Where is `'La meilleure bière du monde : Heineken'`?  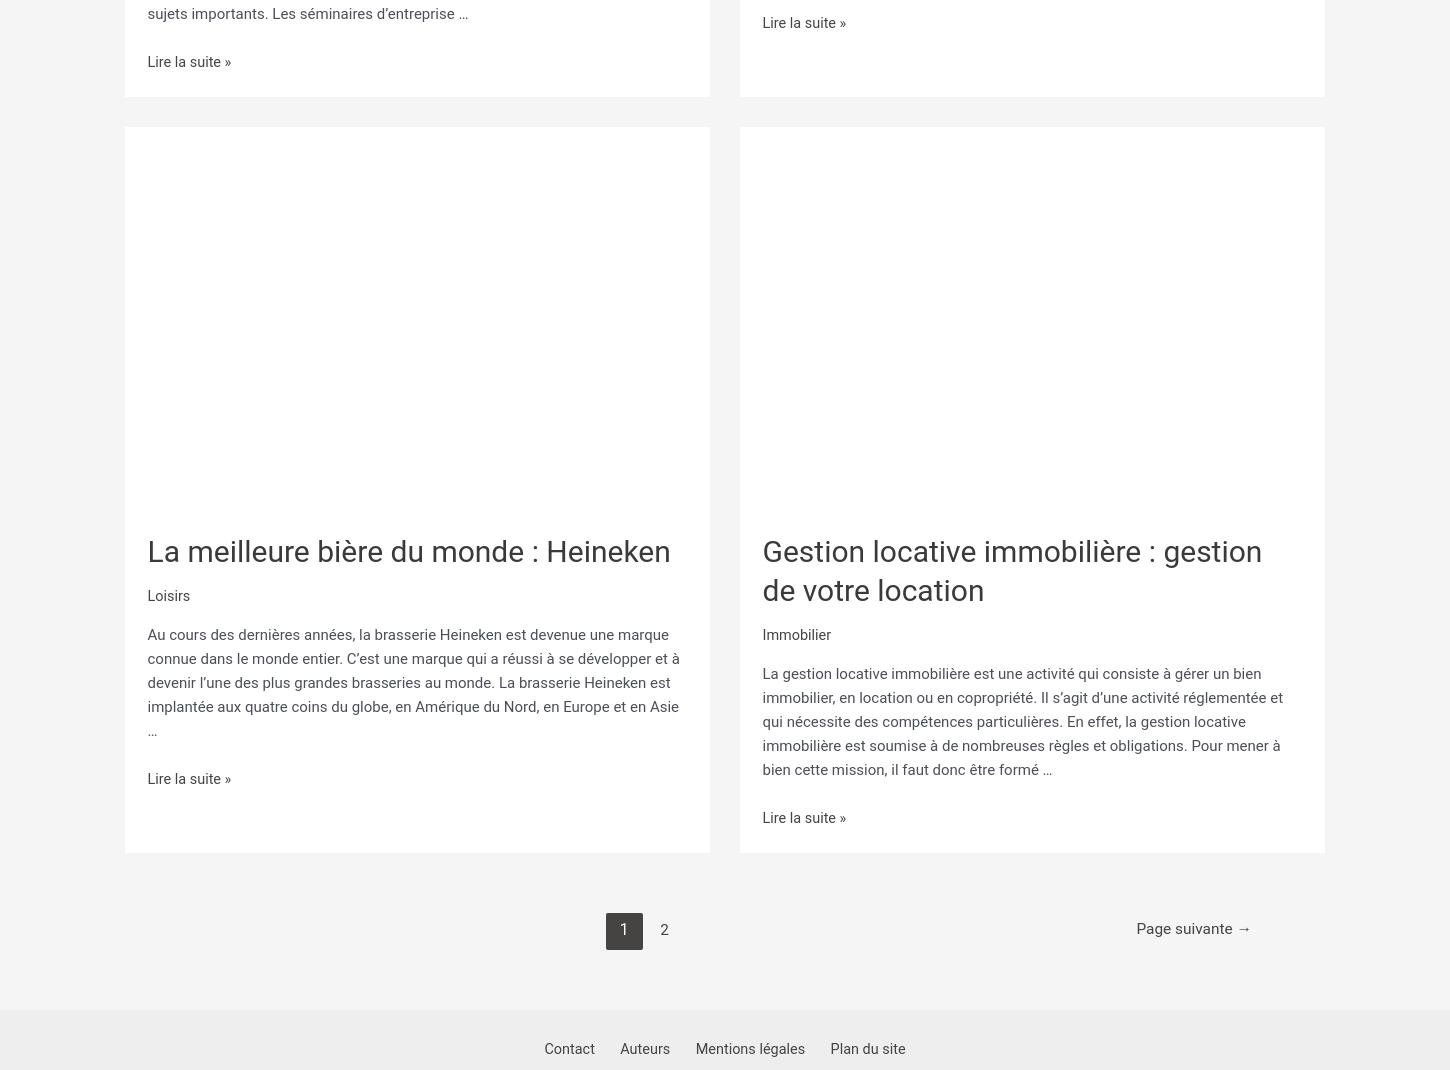
'La meilleure bière du monde : Heineken' is located at coordinates (407, 542).